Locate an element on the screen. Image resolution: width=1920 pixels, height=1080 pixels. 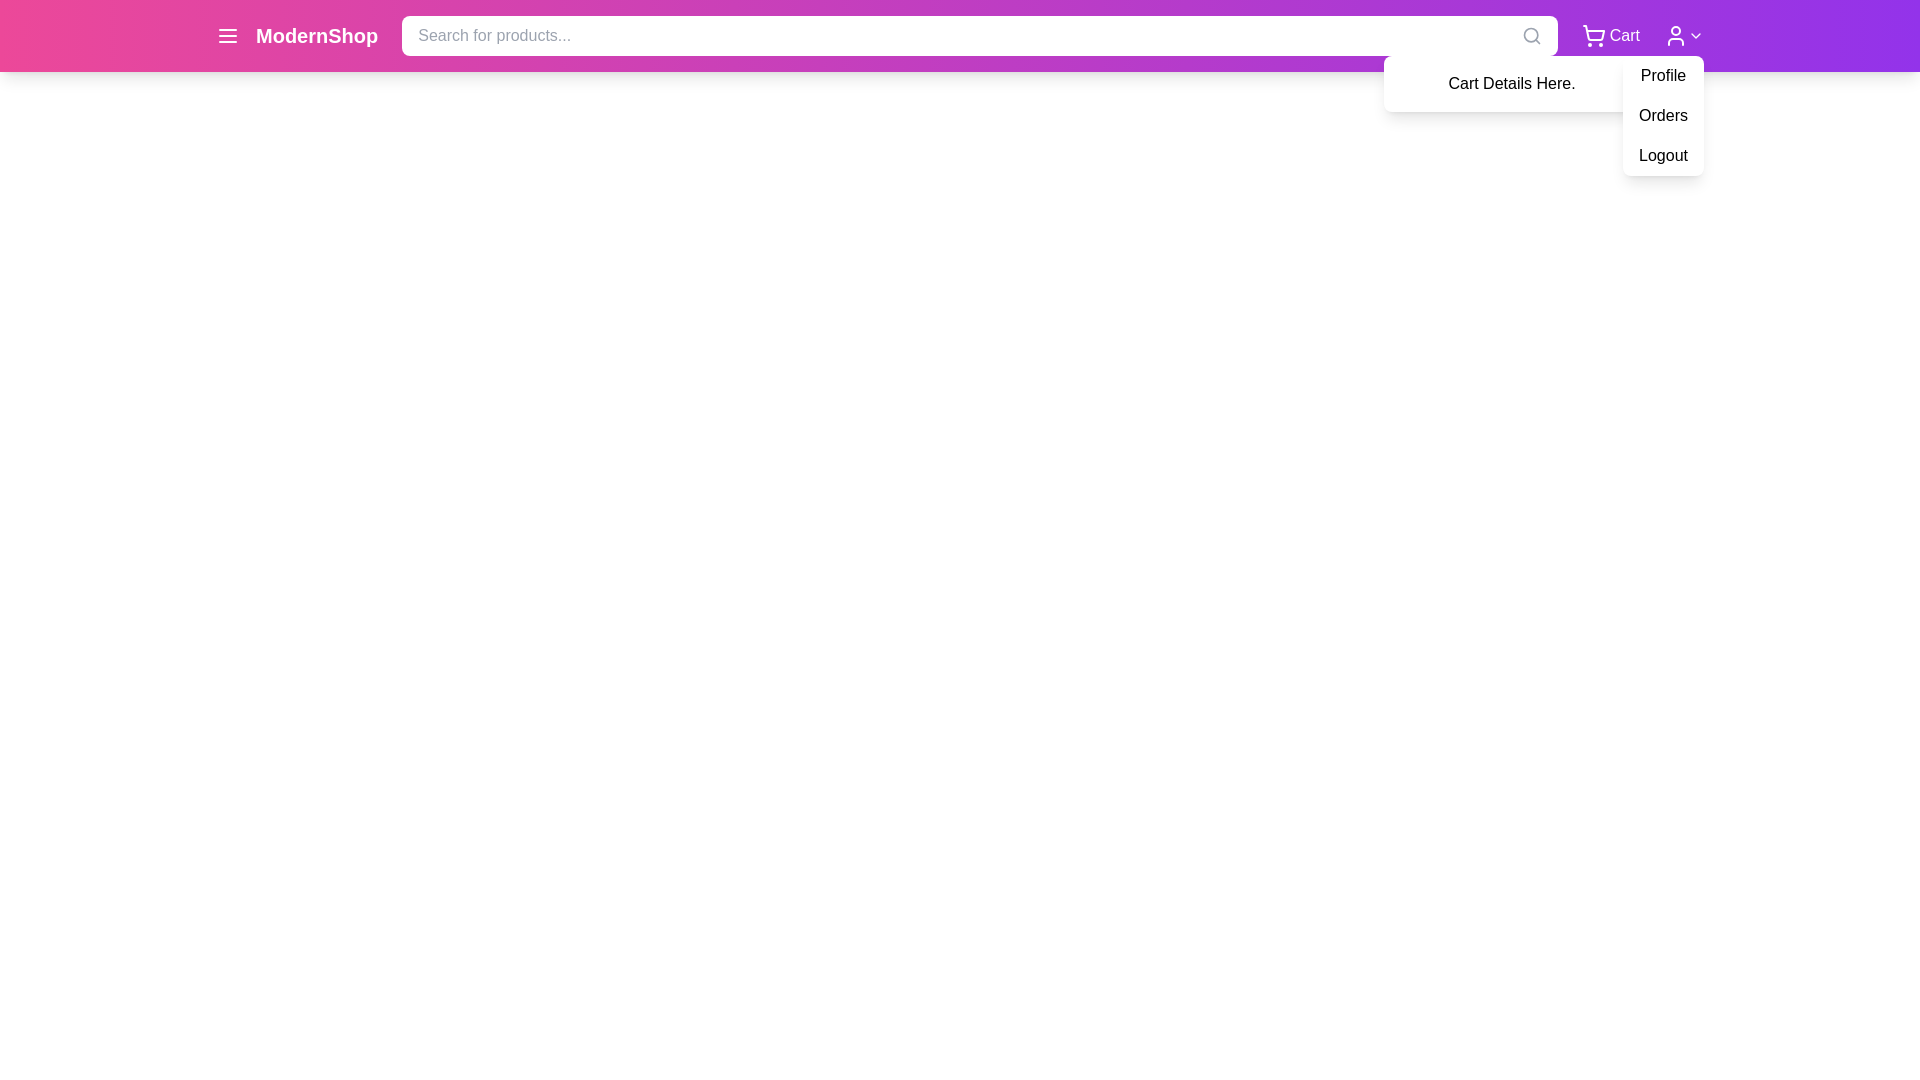
the 'Logout' dropdown menu item, which is the last option in the vertical menu with a white background and black bold text, to trigger the background color change effect is located at coordinates (1663, 154).